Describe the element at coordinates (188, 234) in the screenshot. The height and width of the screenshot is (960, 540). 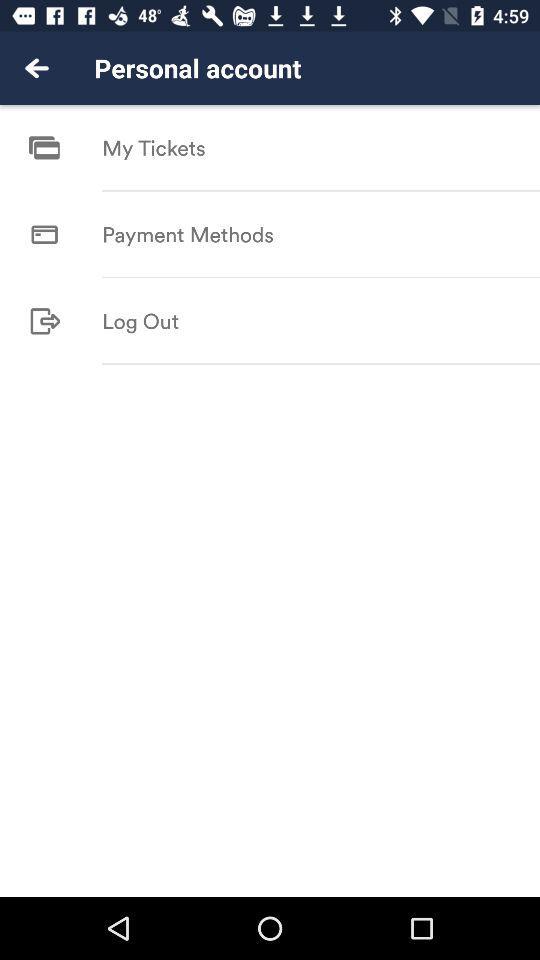
I see `payment methods` at that location.